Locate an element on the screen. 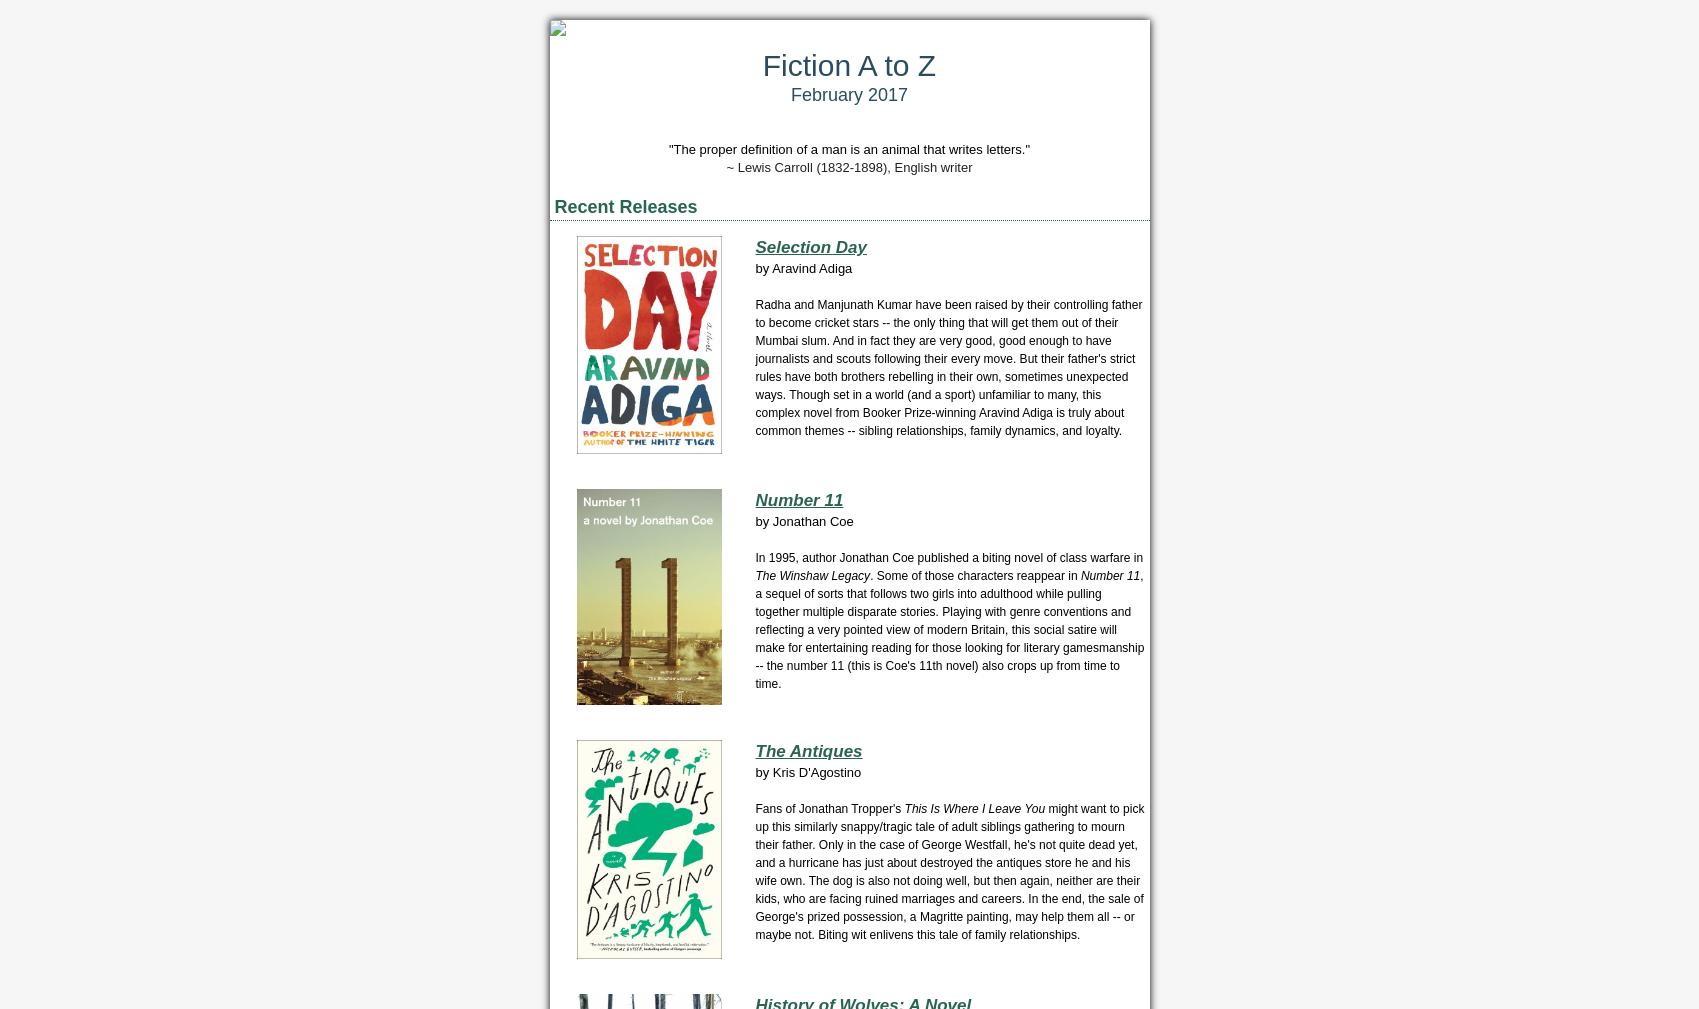 The image size is (1699, 1009). 'Selection Day' is located at coordinates (754, 246).